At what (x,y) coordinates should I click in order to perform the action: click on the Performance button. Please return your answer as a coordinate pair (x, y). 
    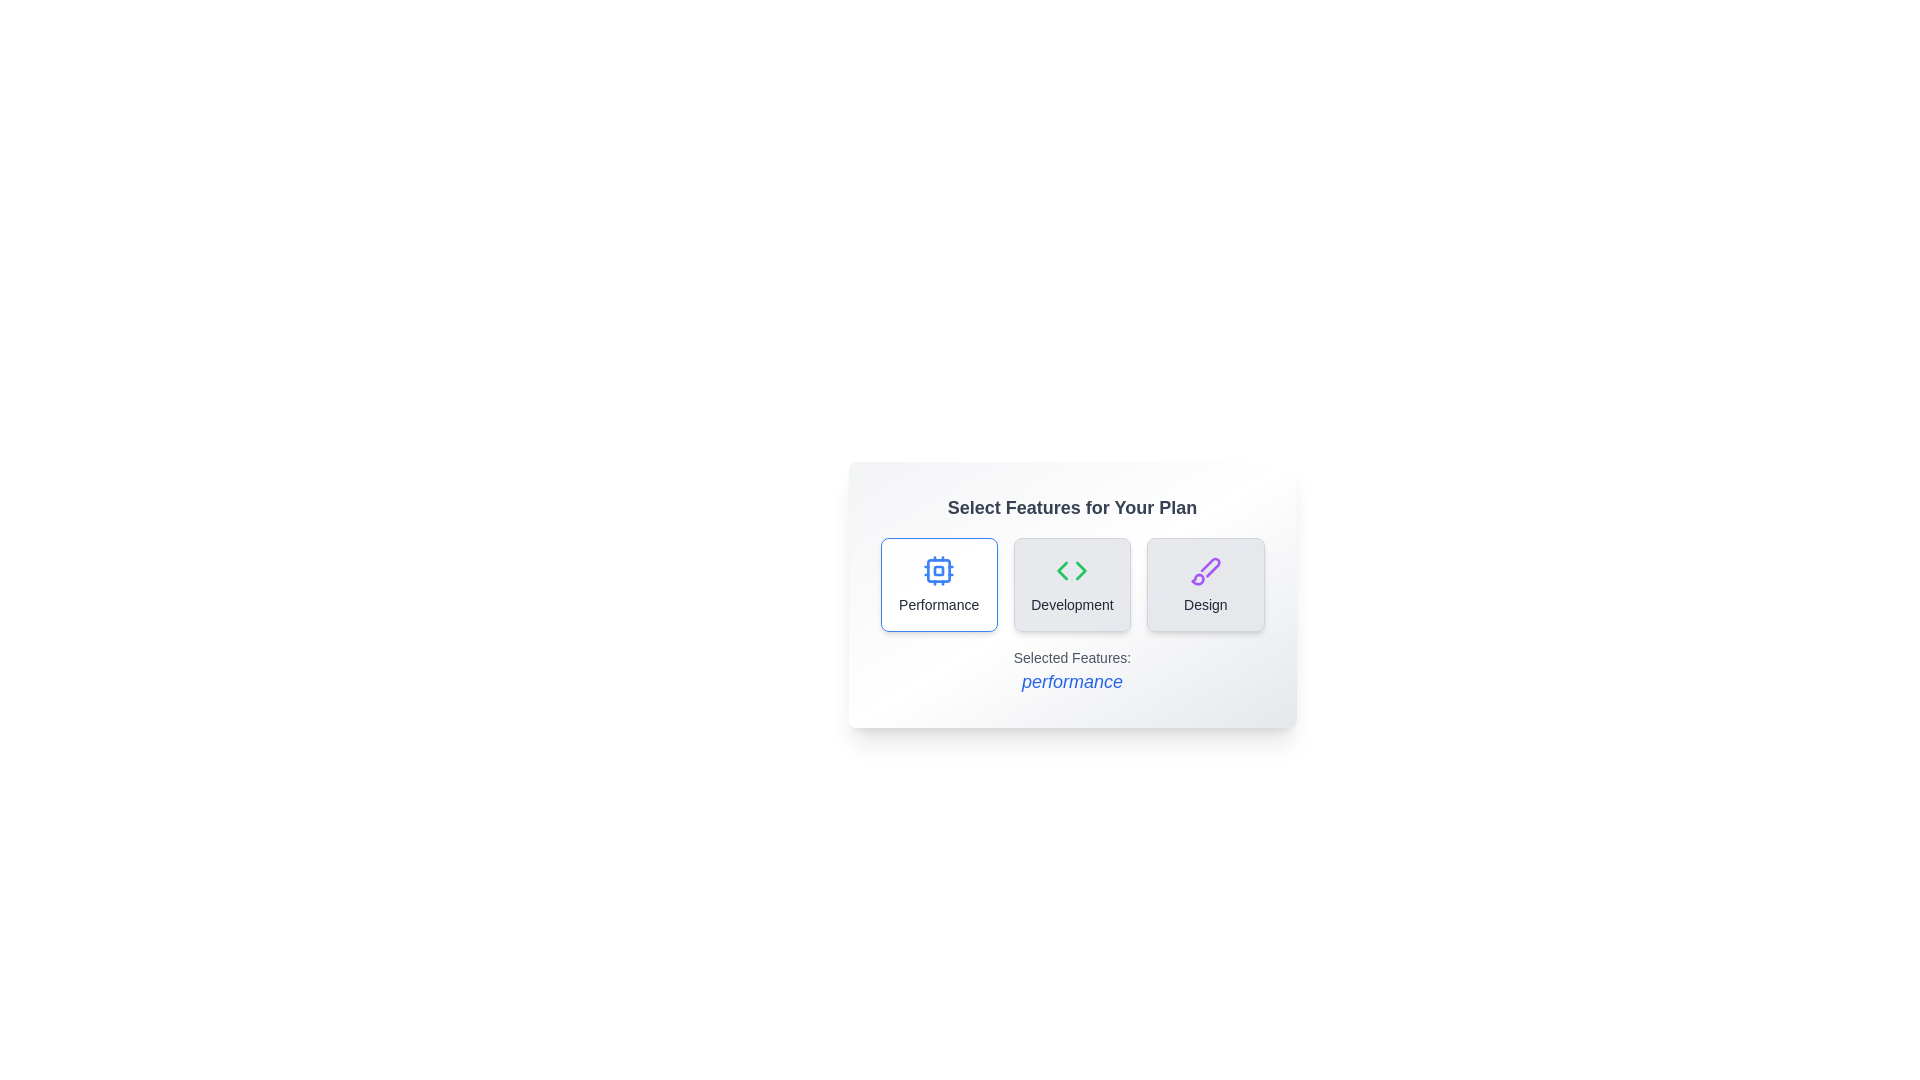
    Looking at the image, I should click on (938, 585).